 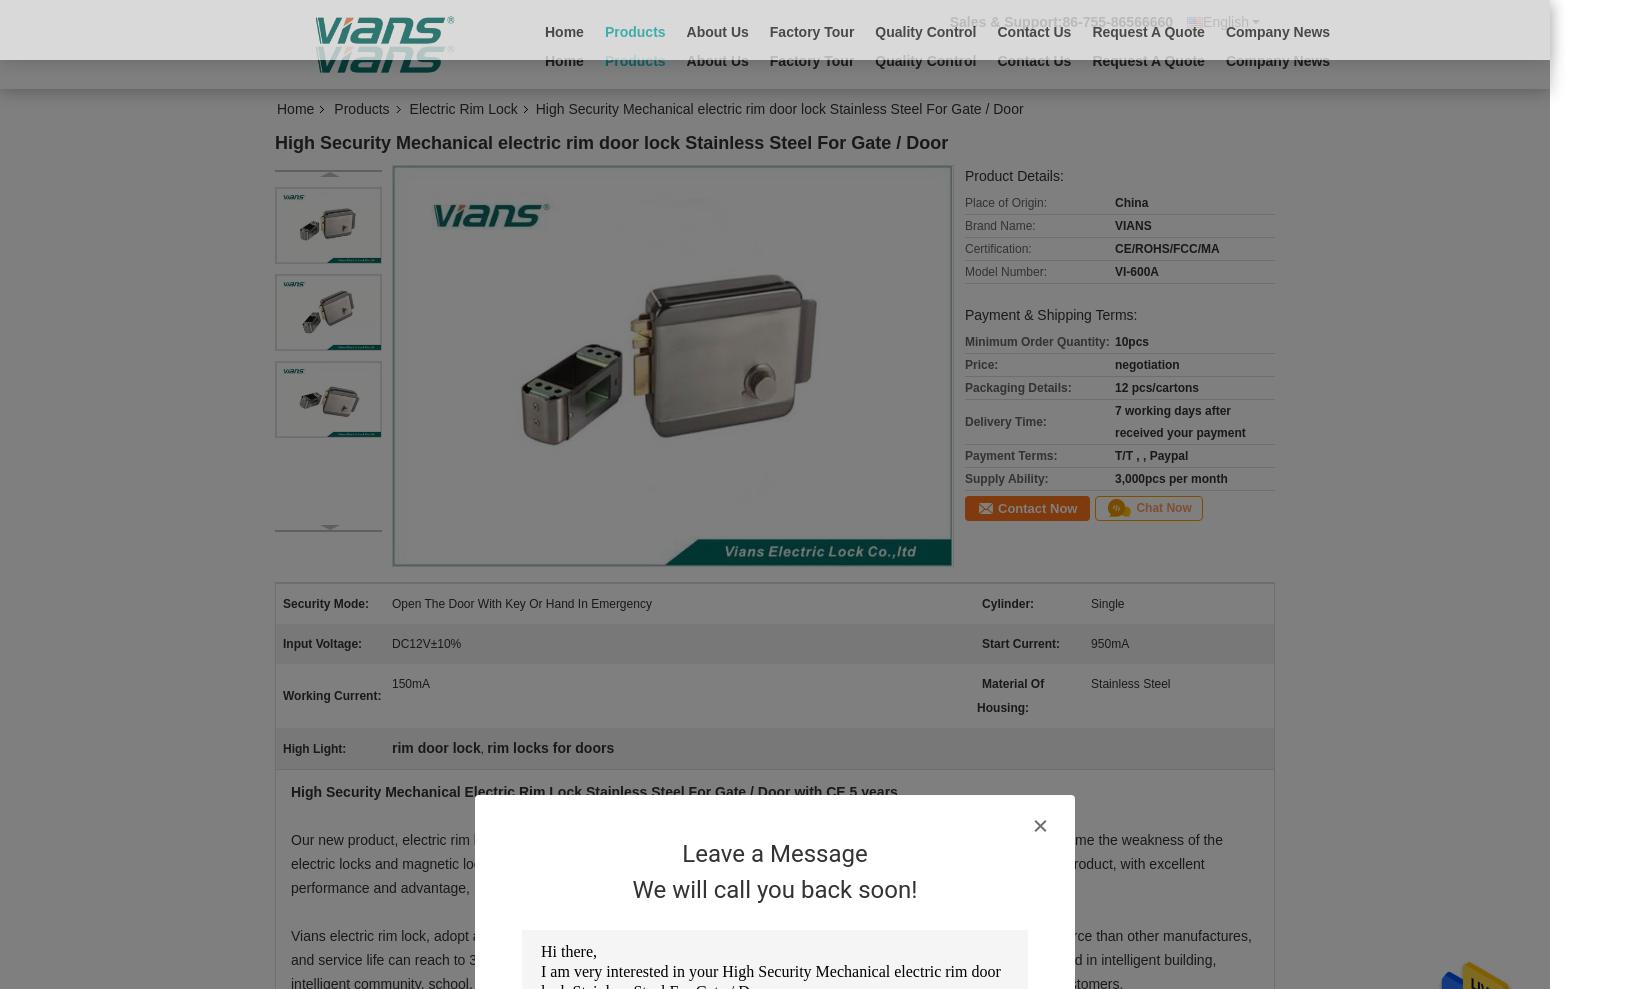 I want to click on 'Products', so click(x=360, y=108).